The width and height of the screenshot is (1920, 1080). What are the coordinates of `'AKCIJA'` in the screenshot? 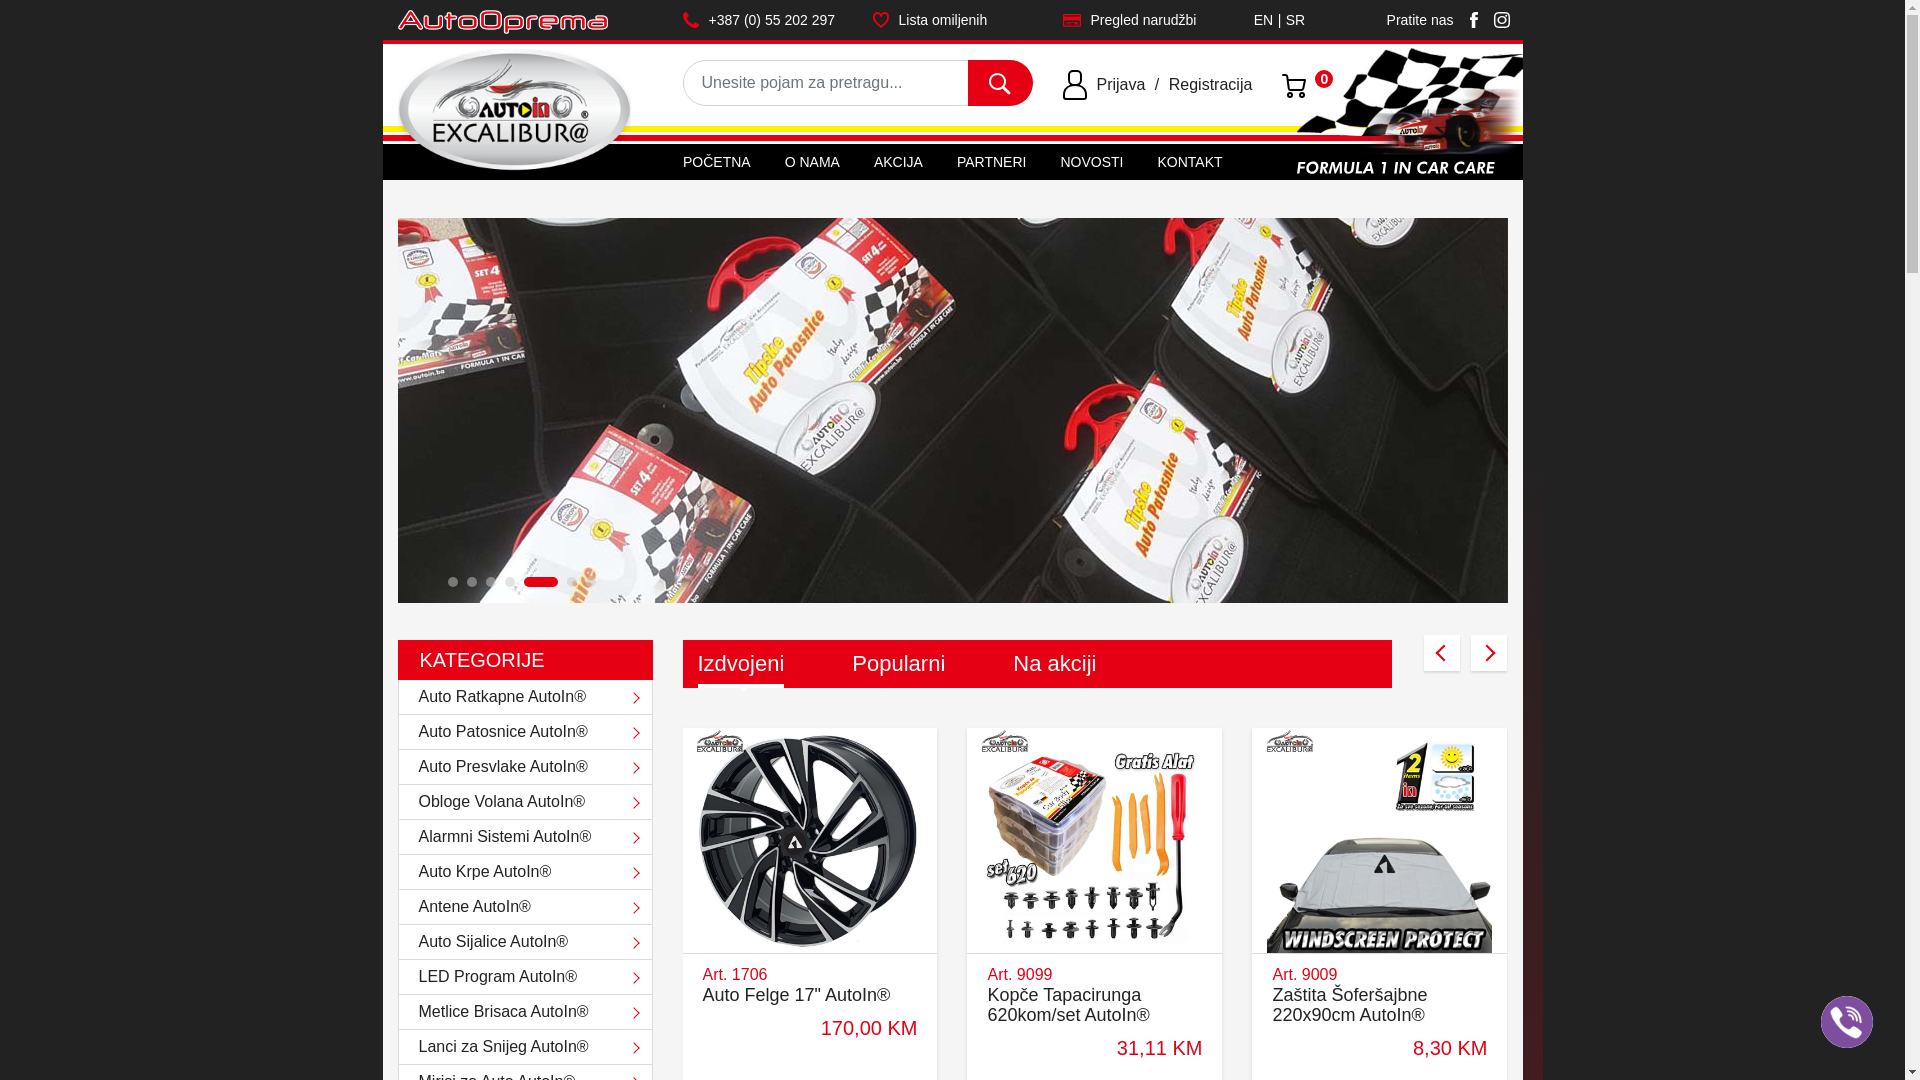 It's located at (897, 161).